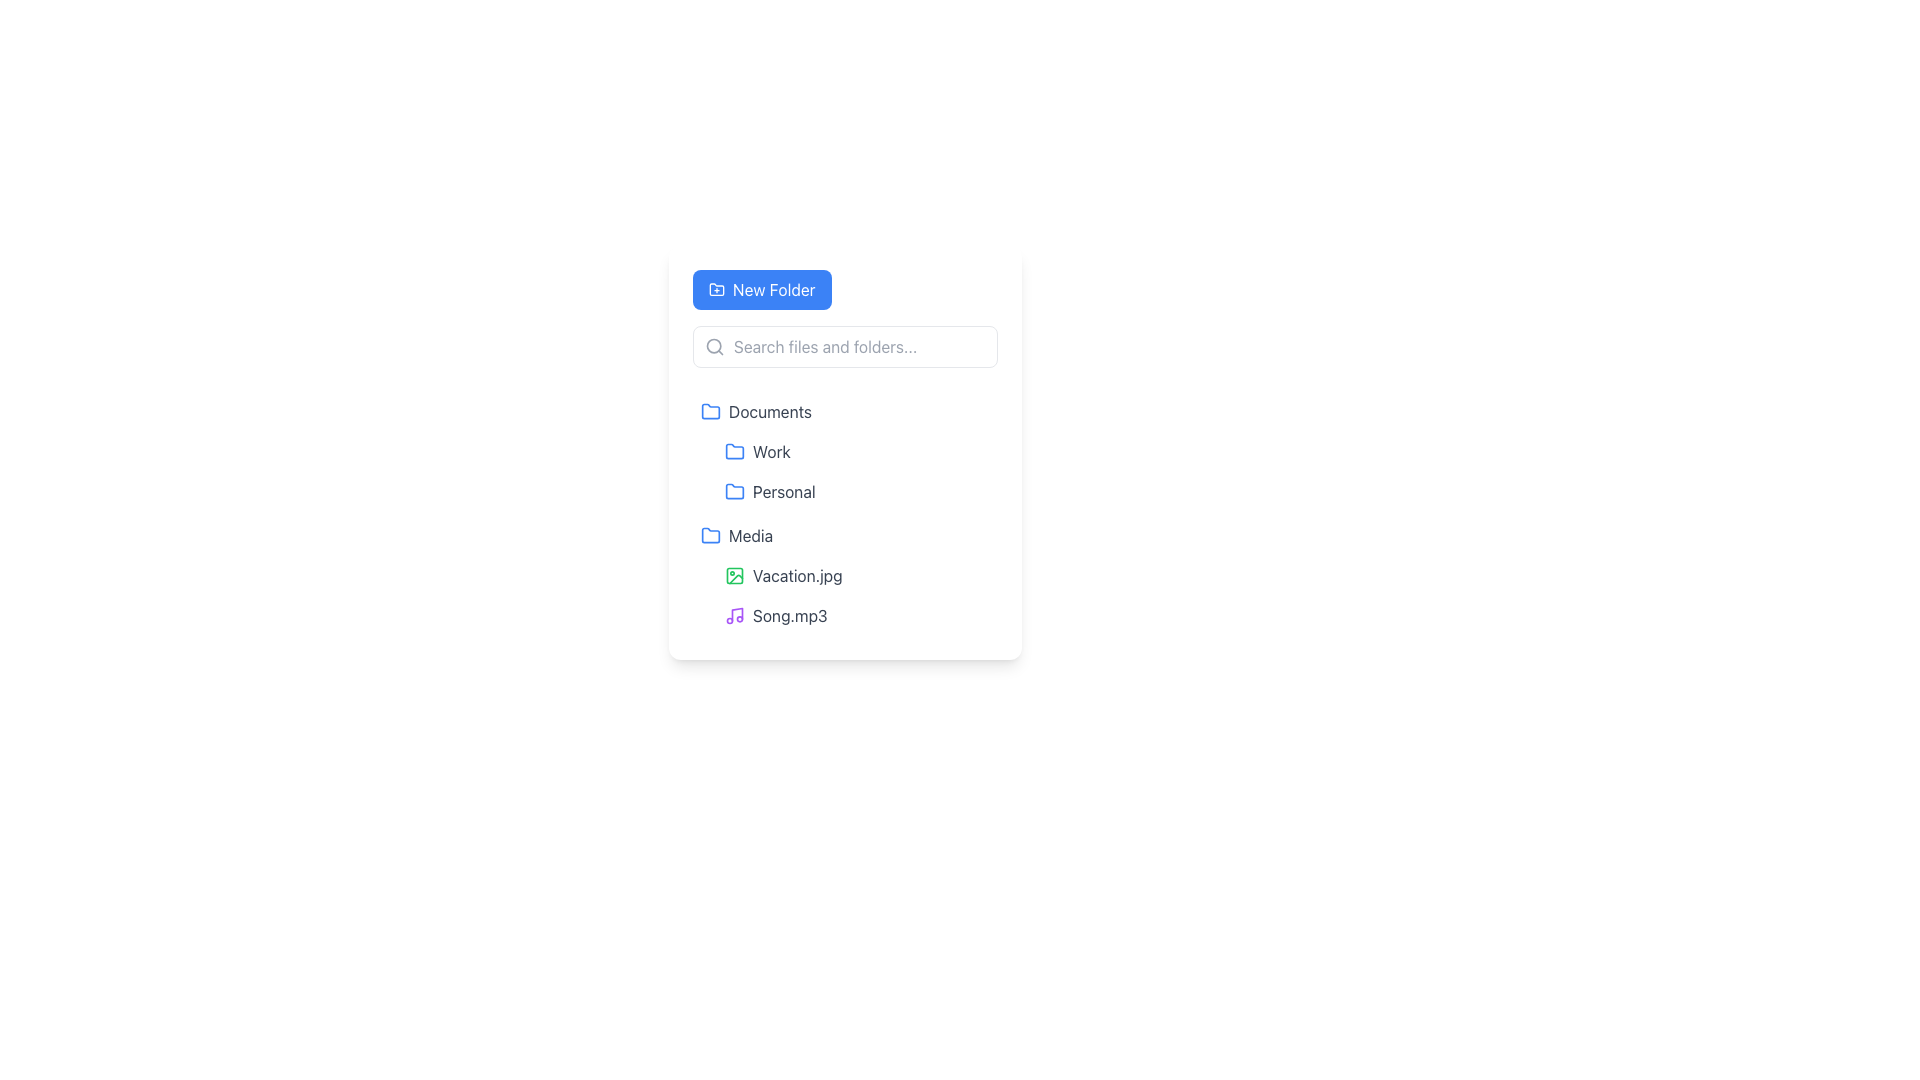 The height and width of the screenshot is (1080, 1920). Describe the element at coordinates (733, 492) in the screenshot. I see `the Folder Icon, which is styled with a blue outline and is the leftmost component within the 'Personal' row, positioned below the 'Work' entry` at that location.